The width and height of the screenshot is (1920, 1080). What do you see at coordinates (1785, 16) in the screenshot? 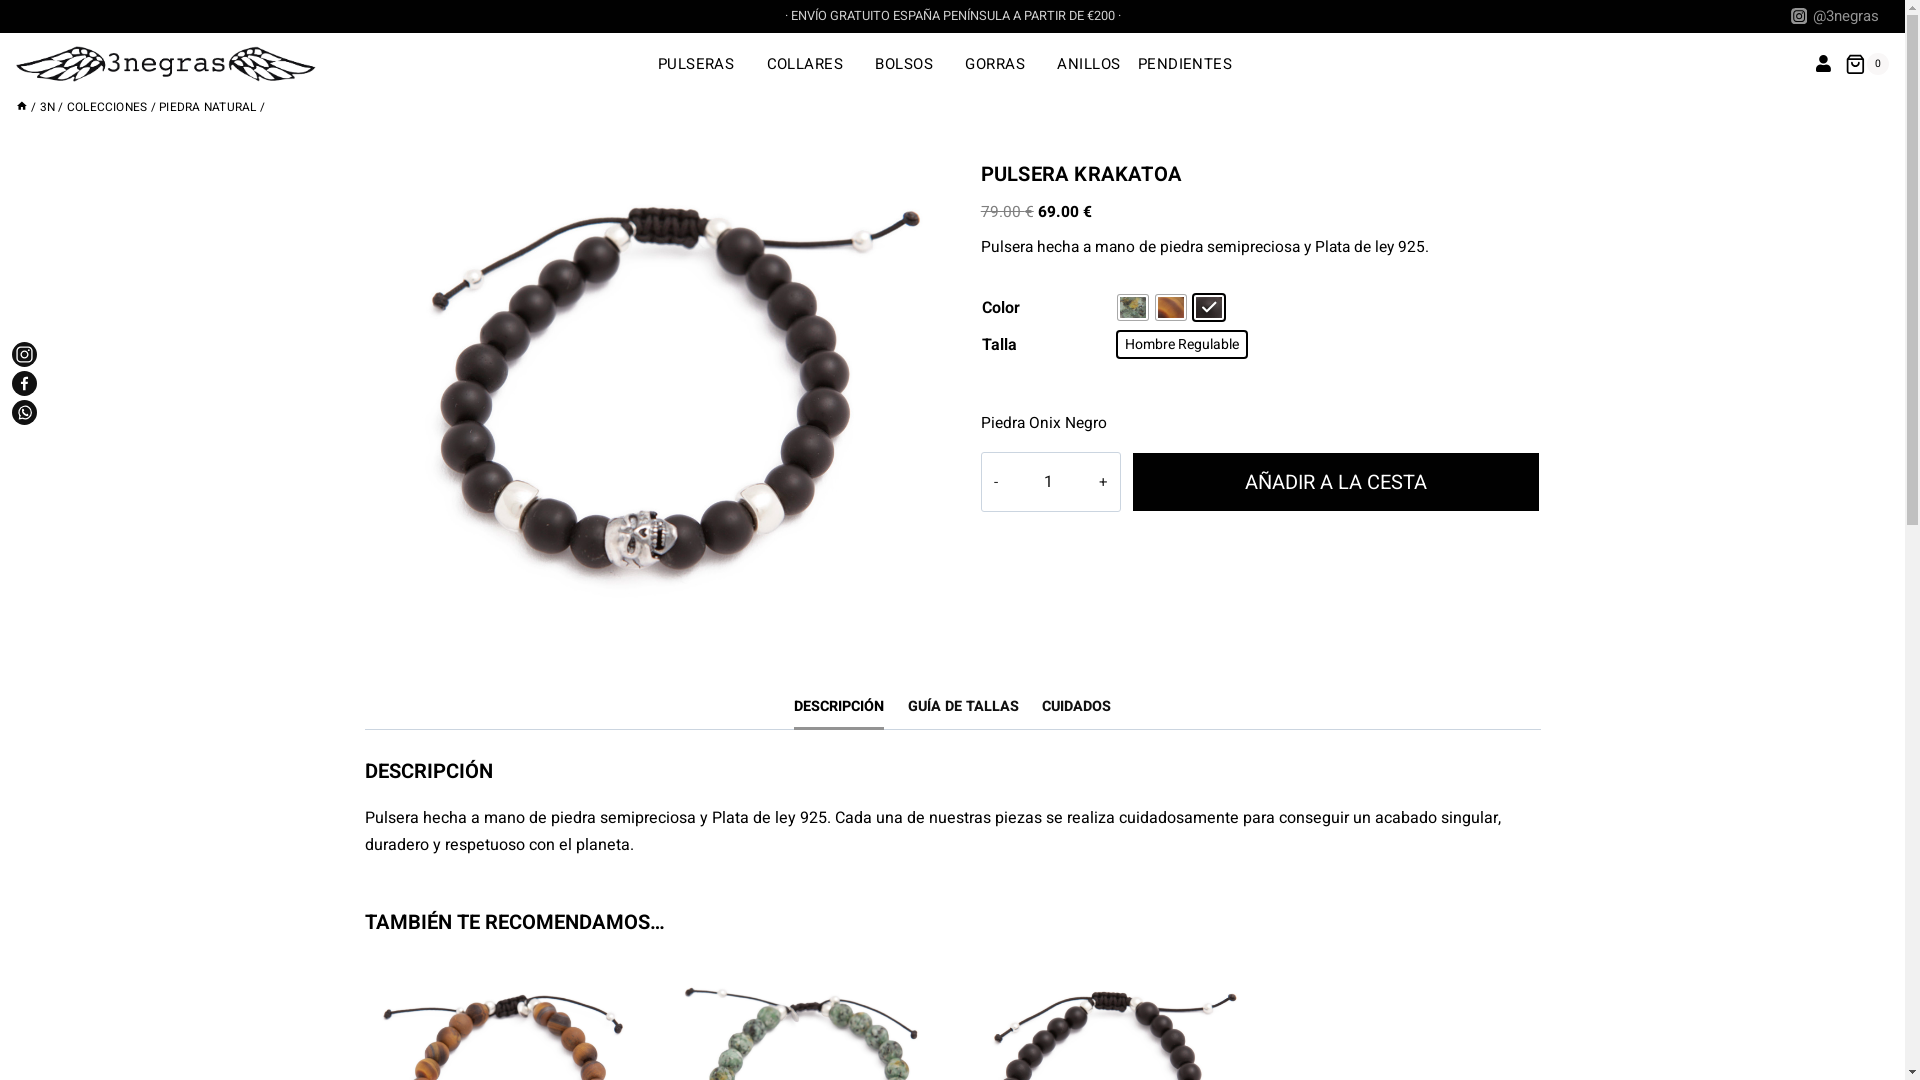
I see `'@3negras'` at bounding box center [1785, 16].